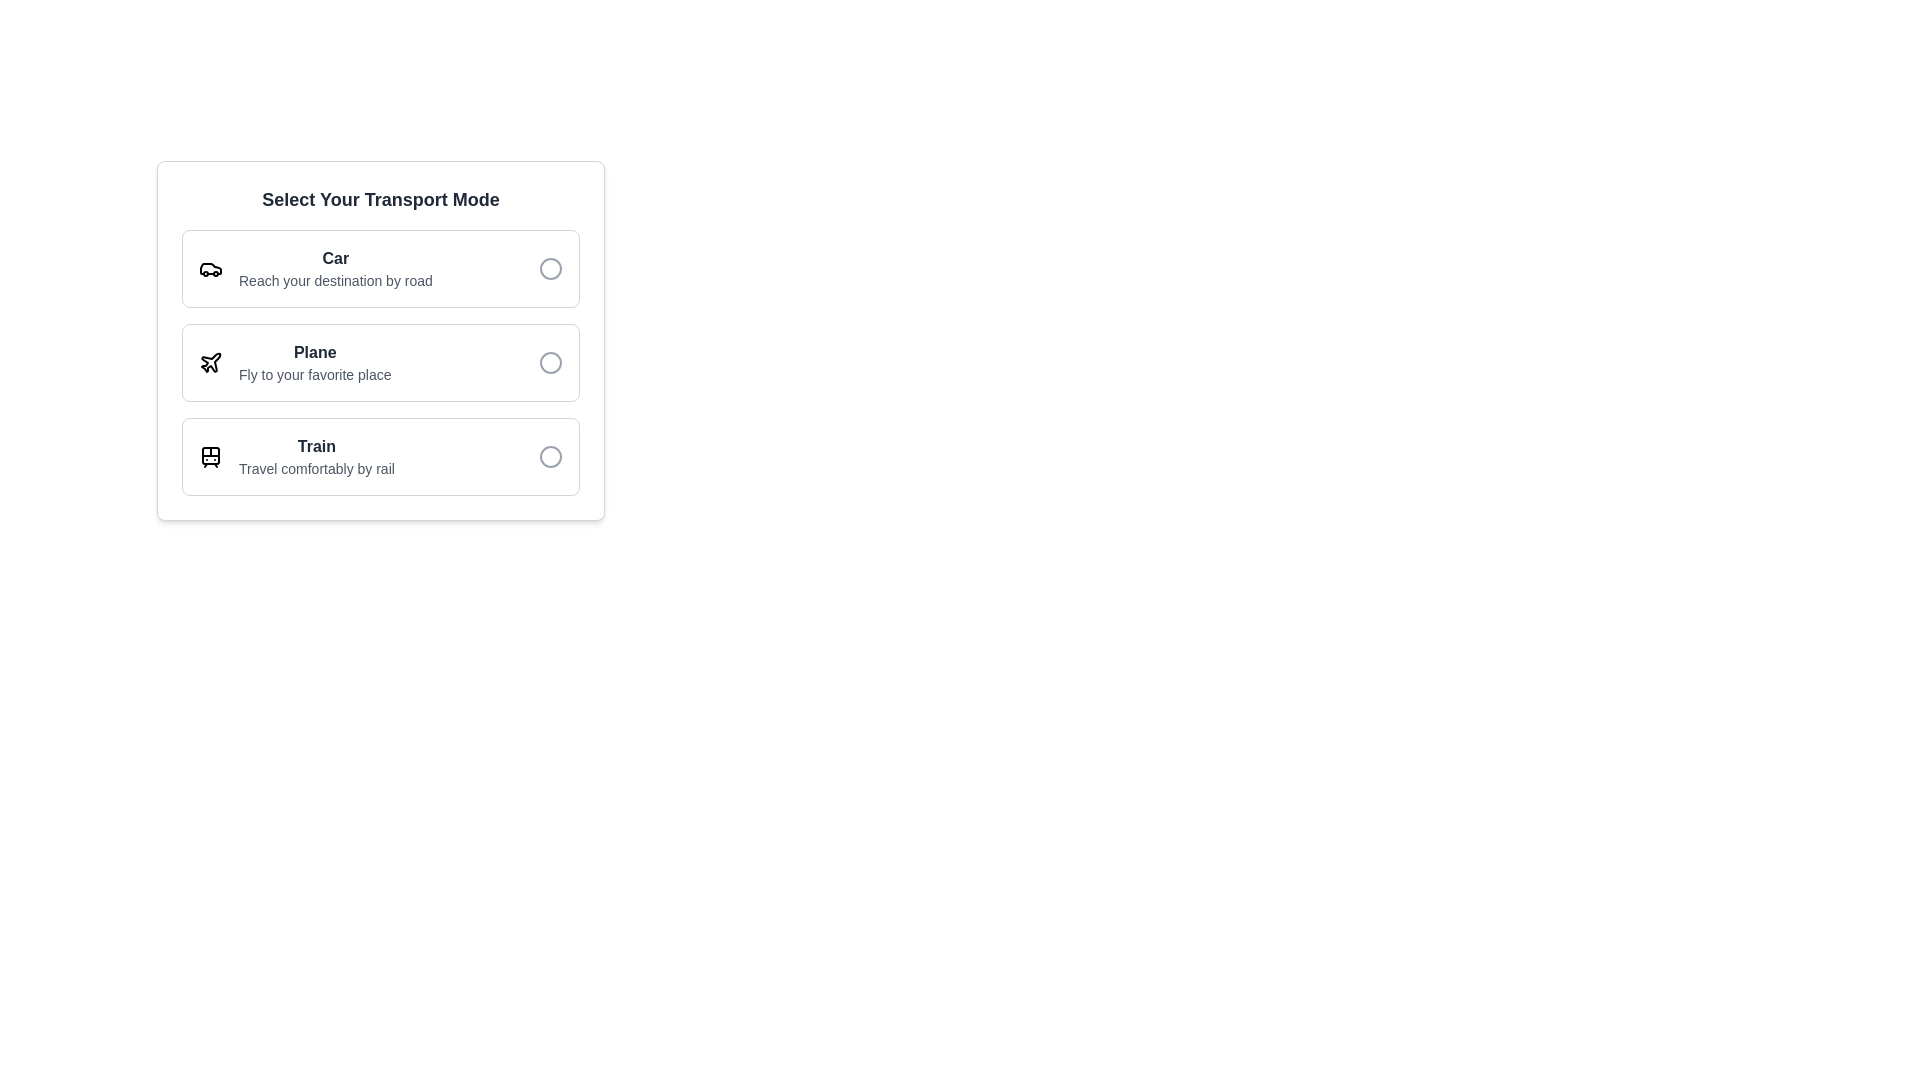 This screenshot has height=1080, width=1920. What do you see at coordinates (315, 446) in the screenshot?
I see `the 'Train' label element, which is styled in bold dark-gray text and located in the third option block for transport modes, positioned below 'Car' and 'Plane' options` at bounding box center [315, 446].